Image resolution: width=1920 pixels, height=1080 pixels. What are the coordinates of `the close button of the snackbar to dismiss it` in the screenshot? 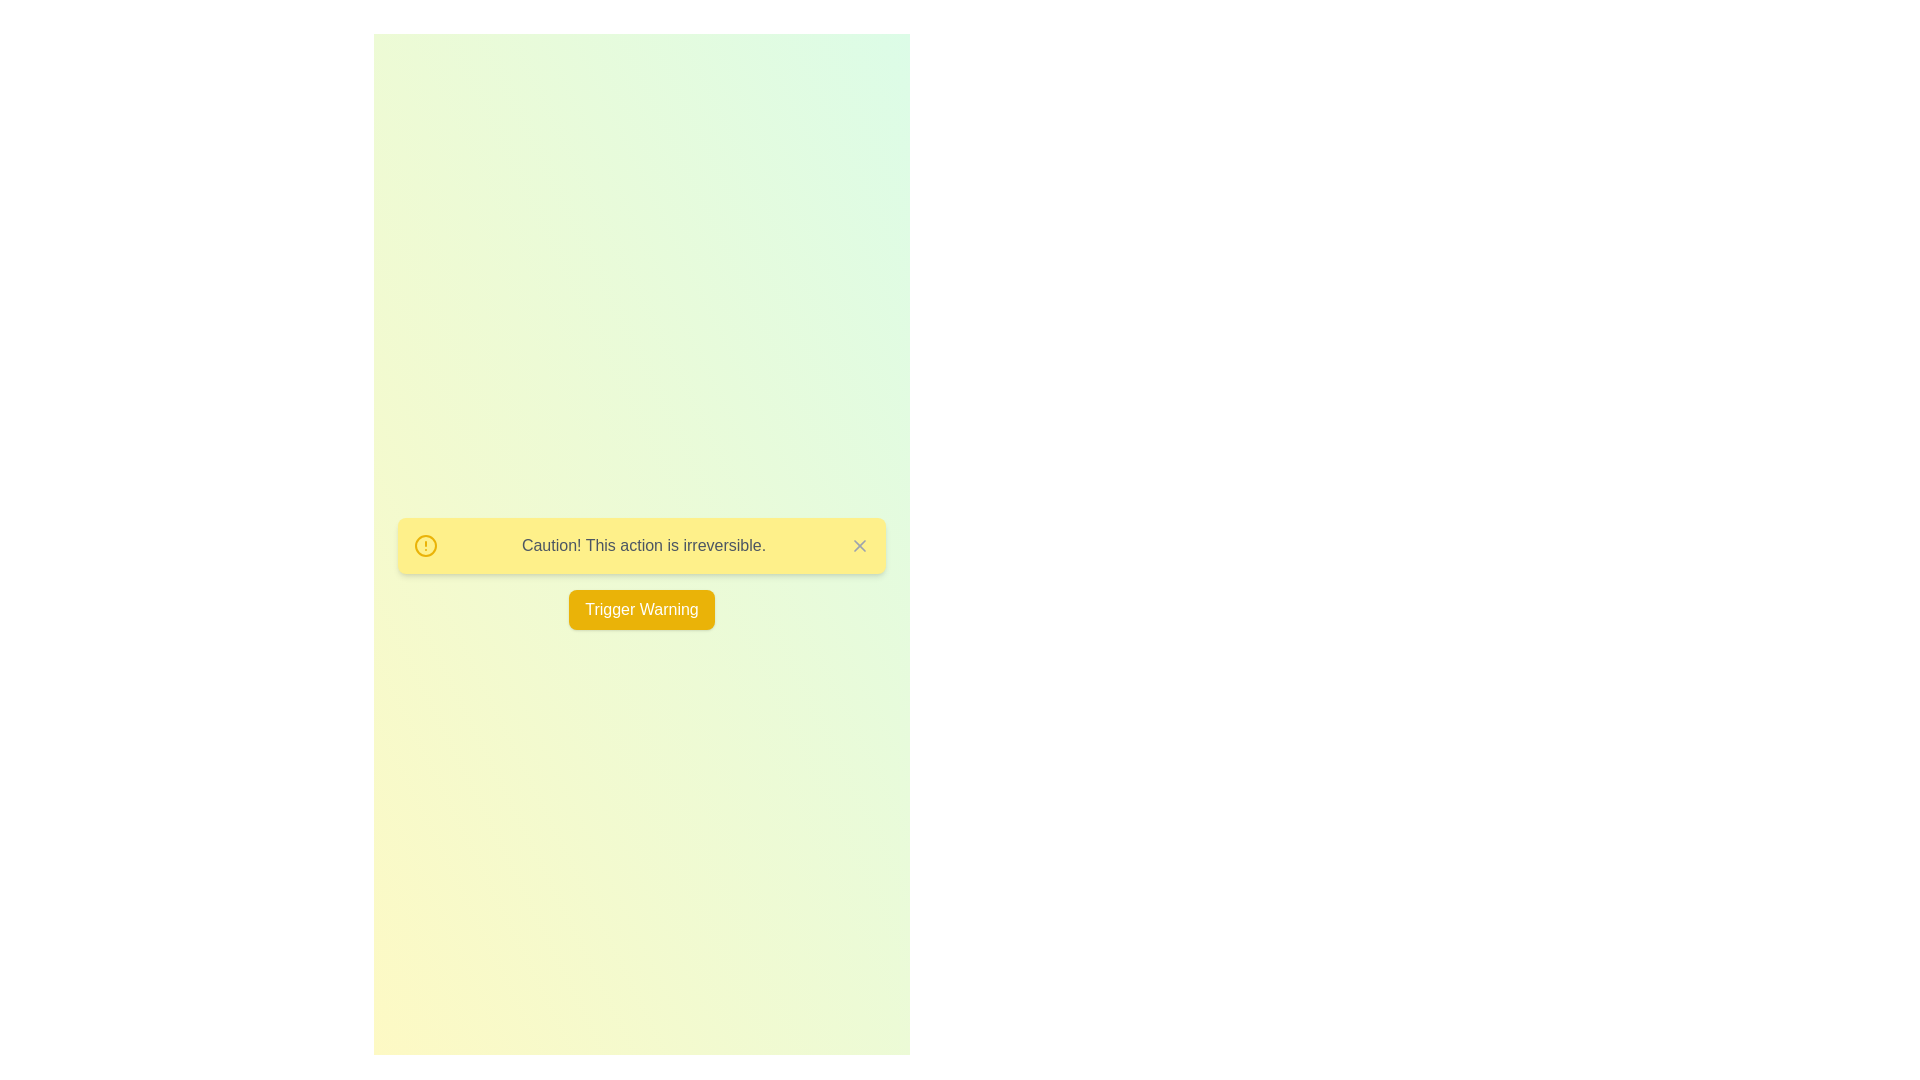 It's located at (859, 546).